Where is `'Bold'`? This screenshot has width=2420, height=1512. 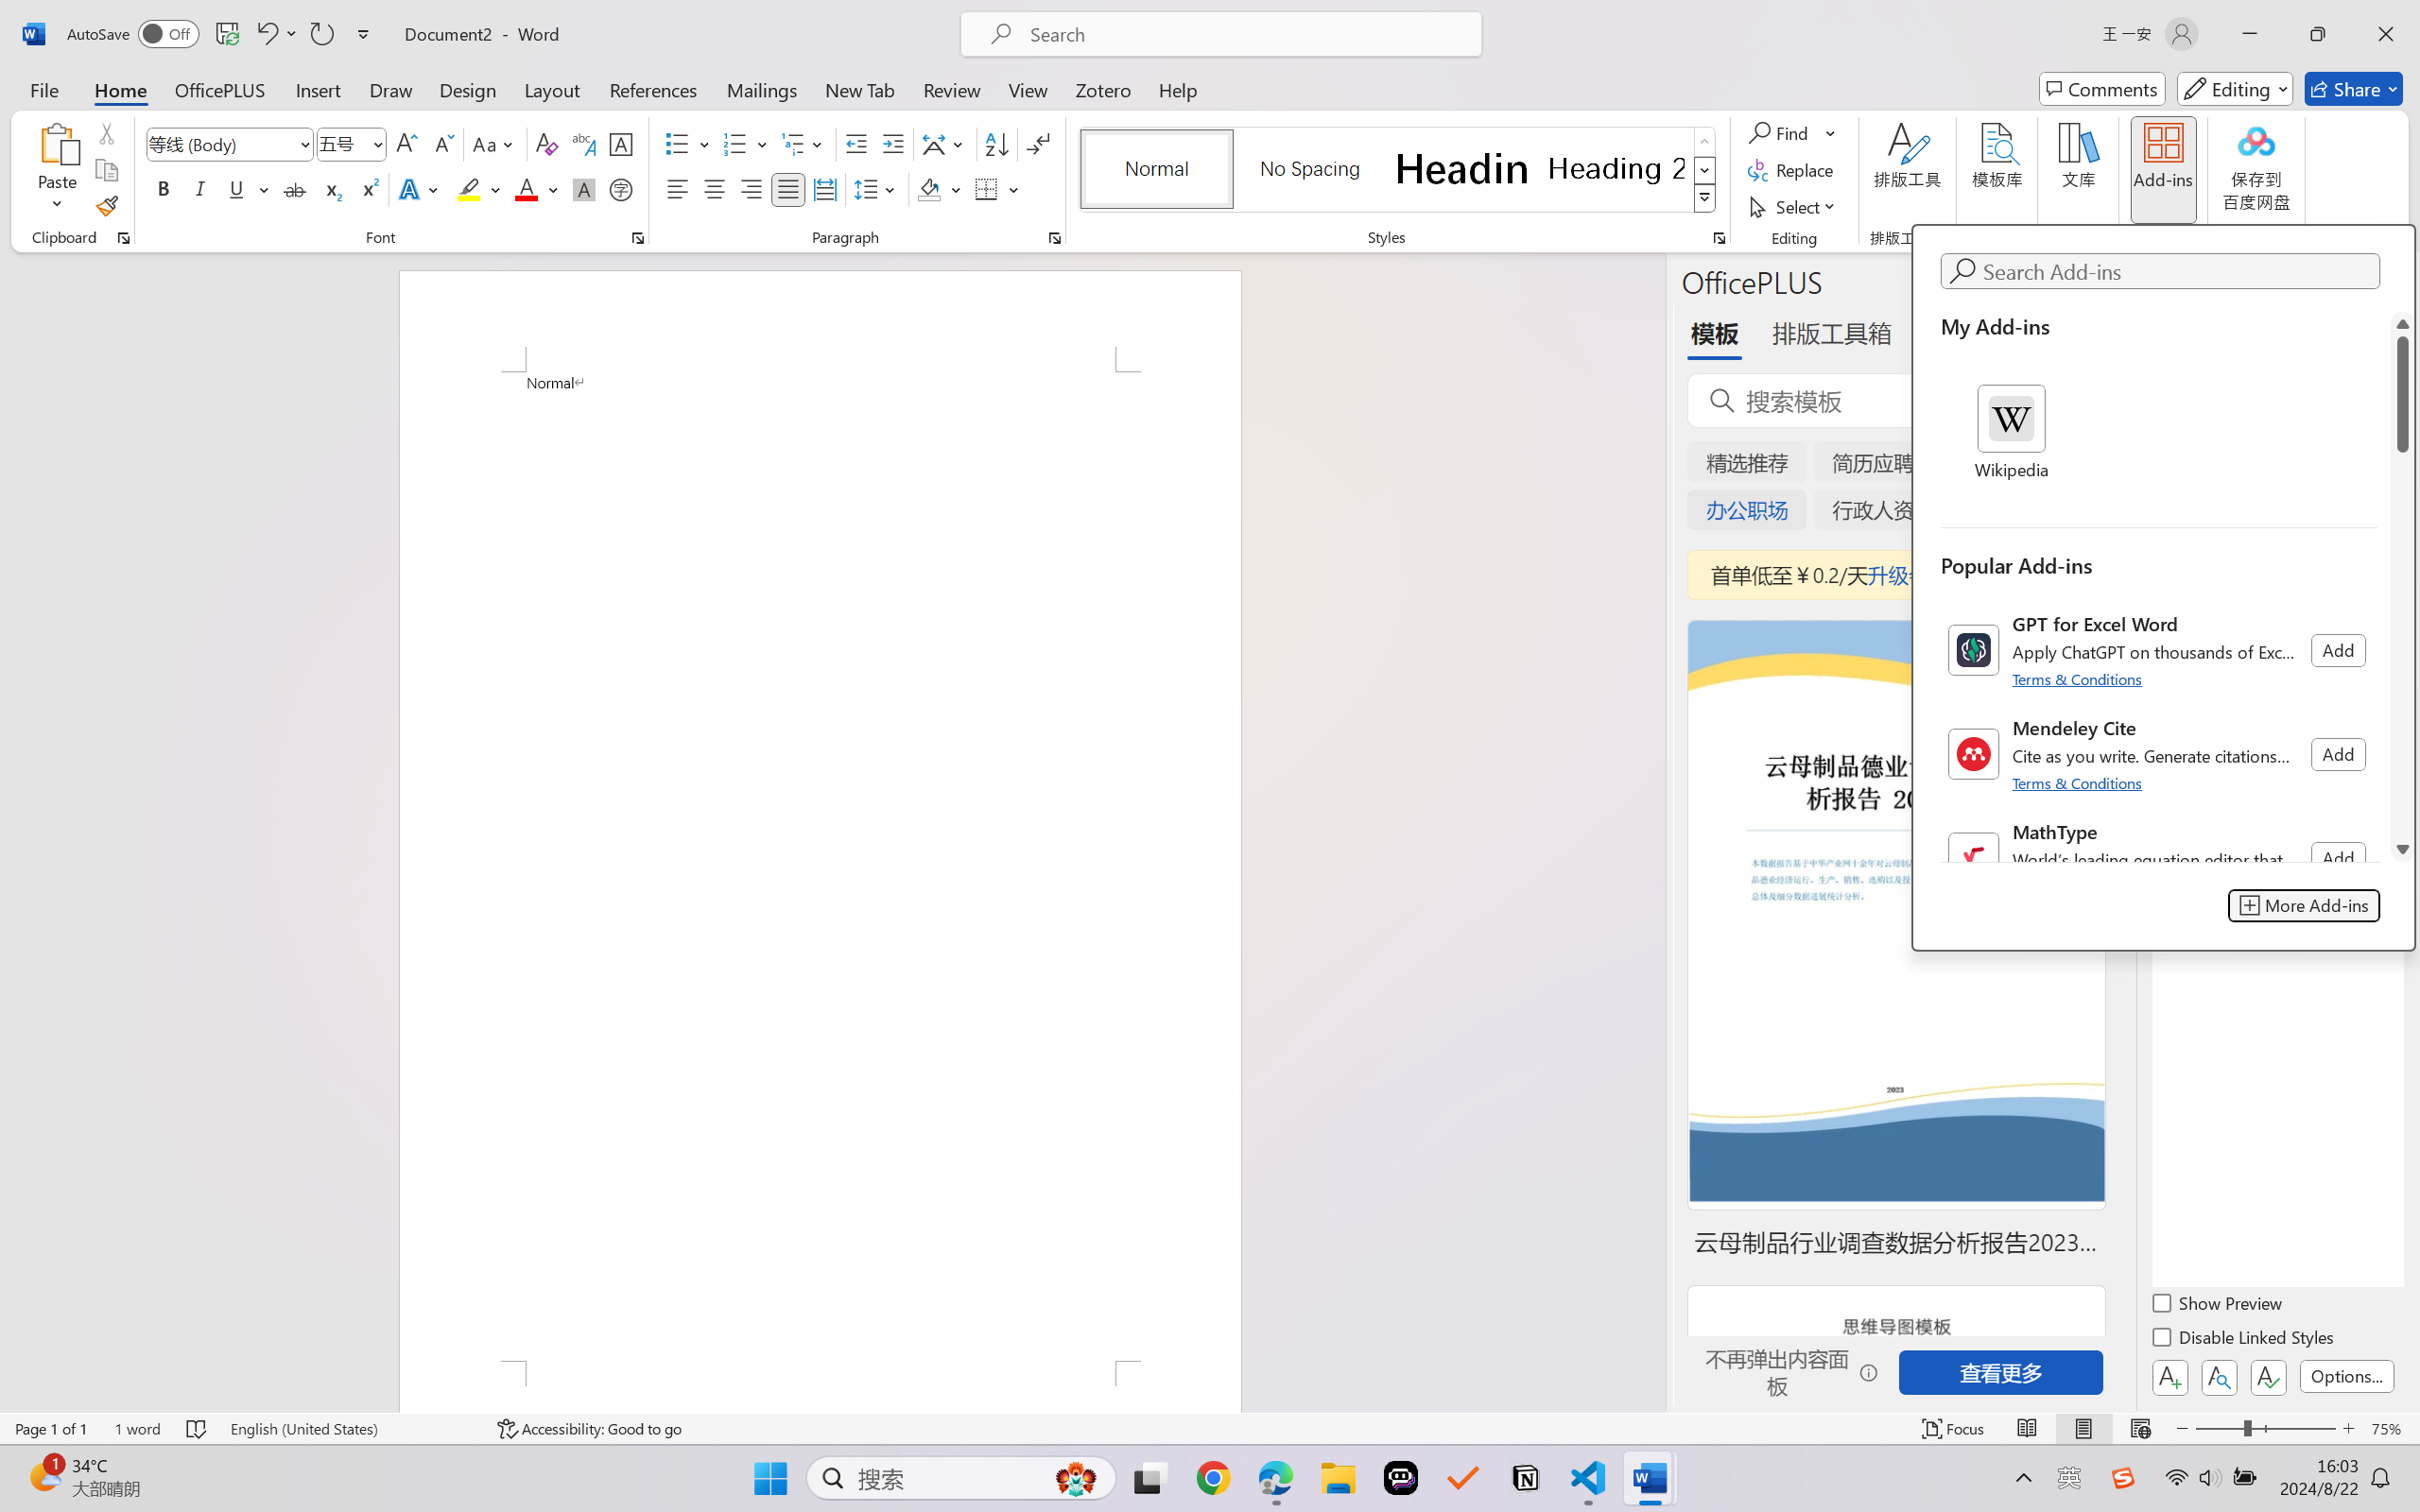
'Bold' is located at coordinates (164, 188).